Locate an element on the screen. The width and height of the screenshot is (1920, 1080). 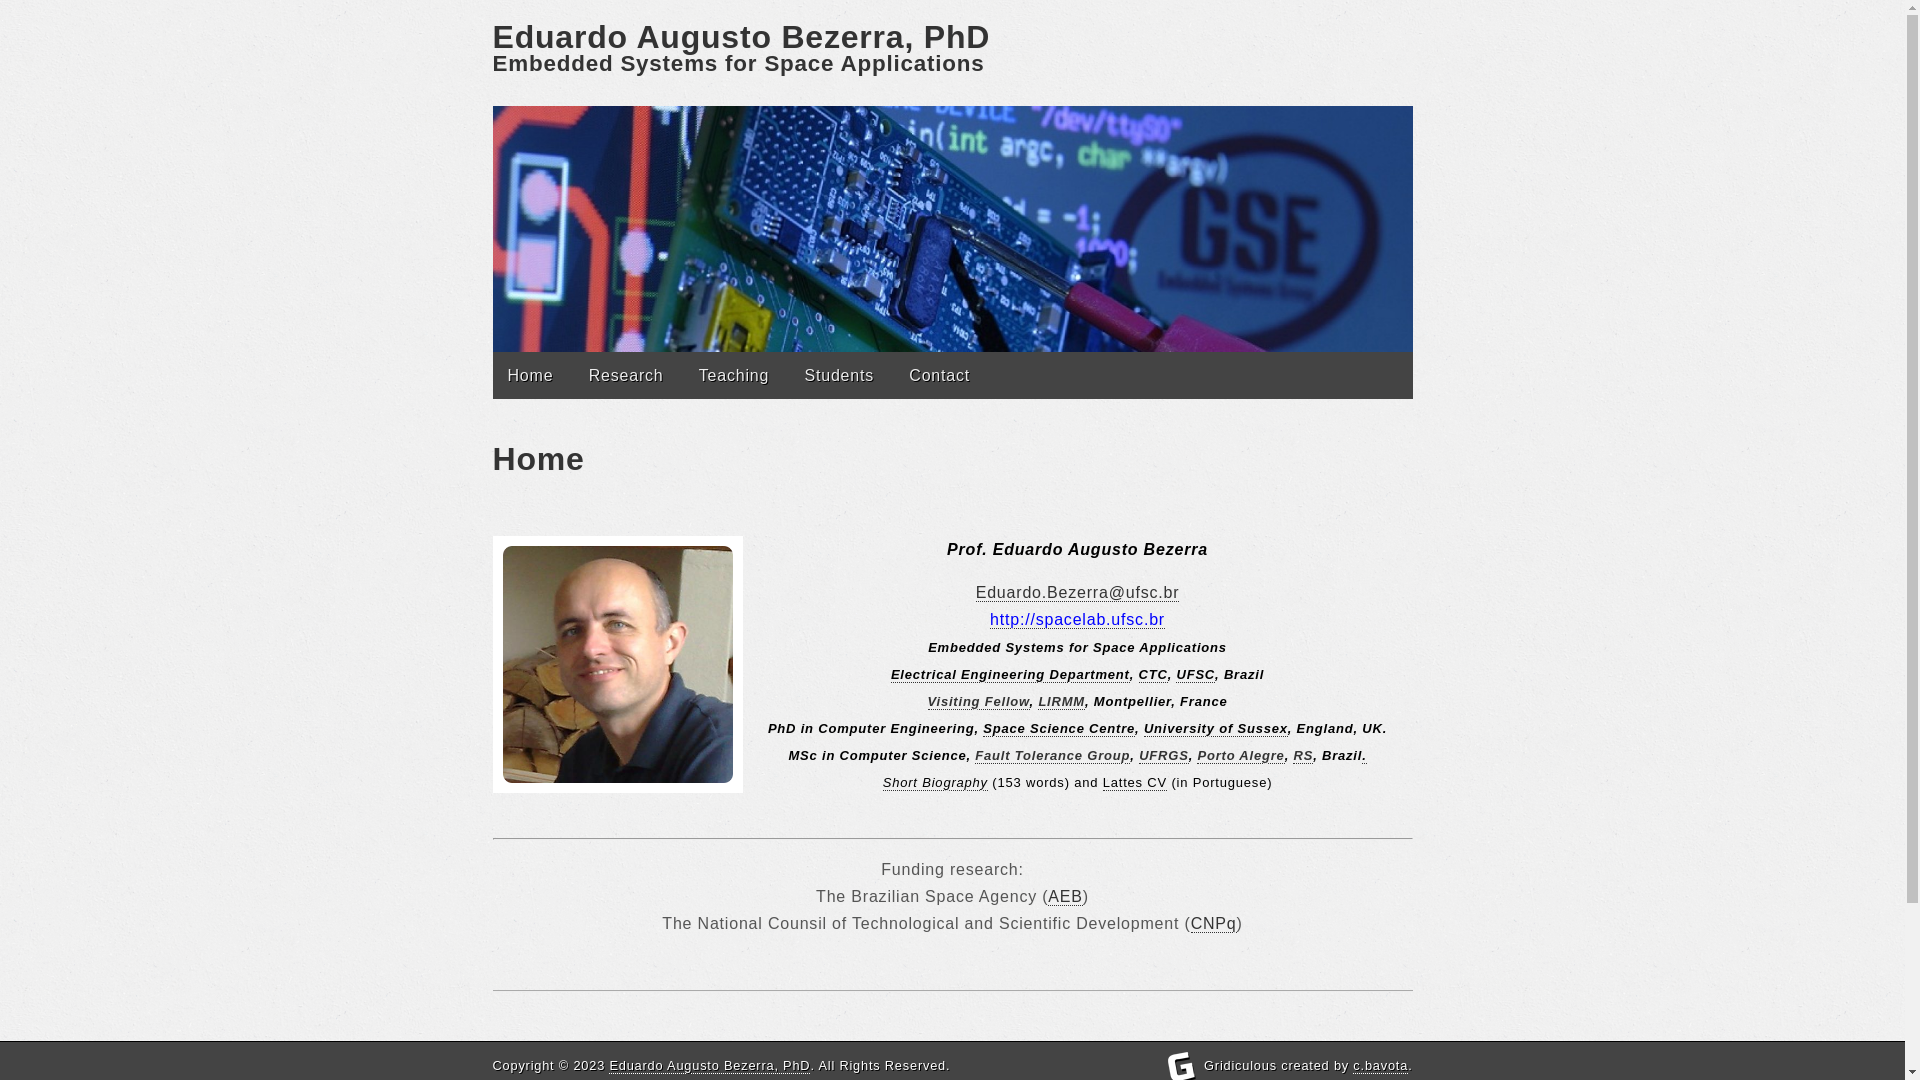
'http://spacelab.ufsc.br' is located at coordinates (1076, 619).